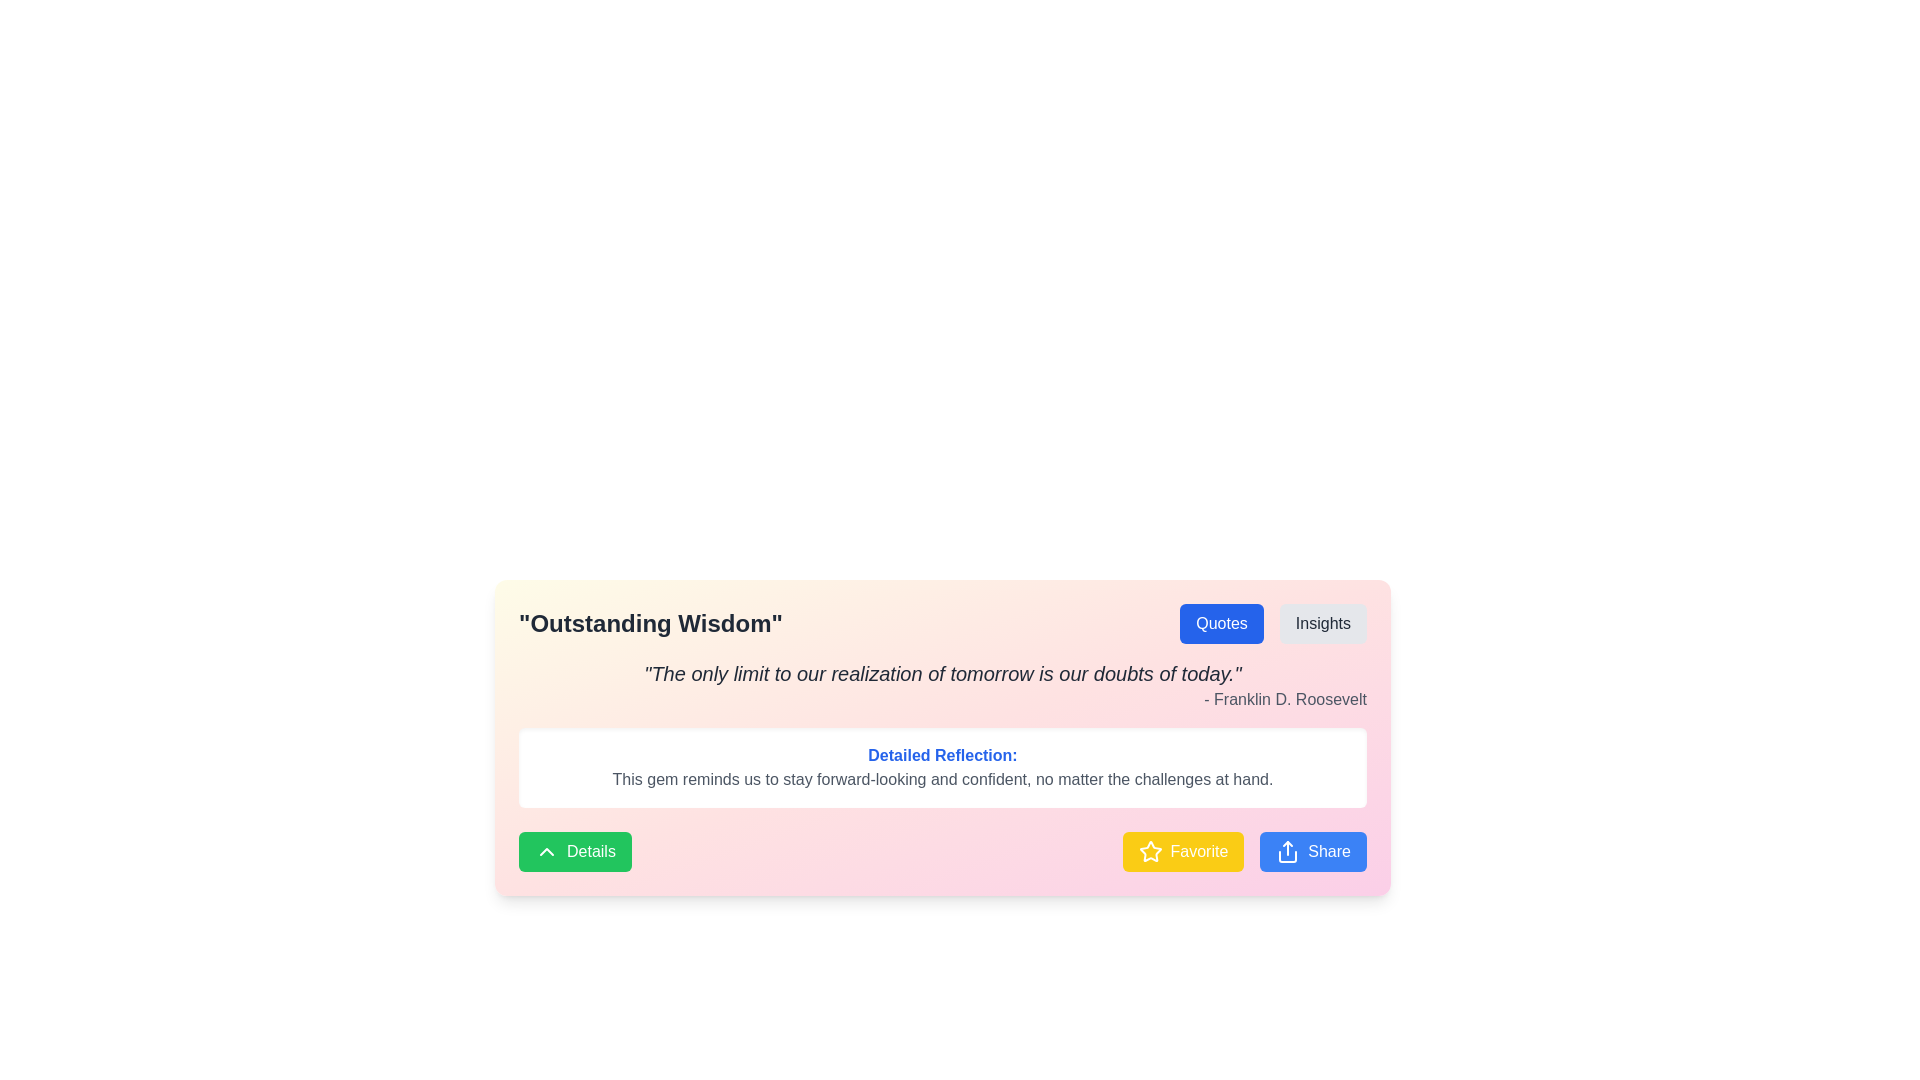 This screenshot has height=1080, width=1920. Describe the element at coordinates (941, 778) in the screenshot. I see `text element that states 'This gem reminds us to stay forward-looking and confident, no matter the challenges at hand.' which is located beneath the 'Detailed Reflection:' heading in a gray font` at that location.